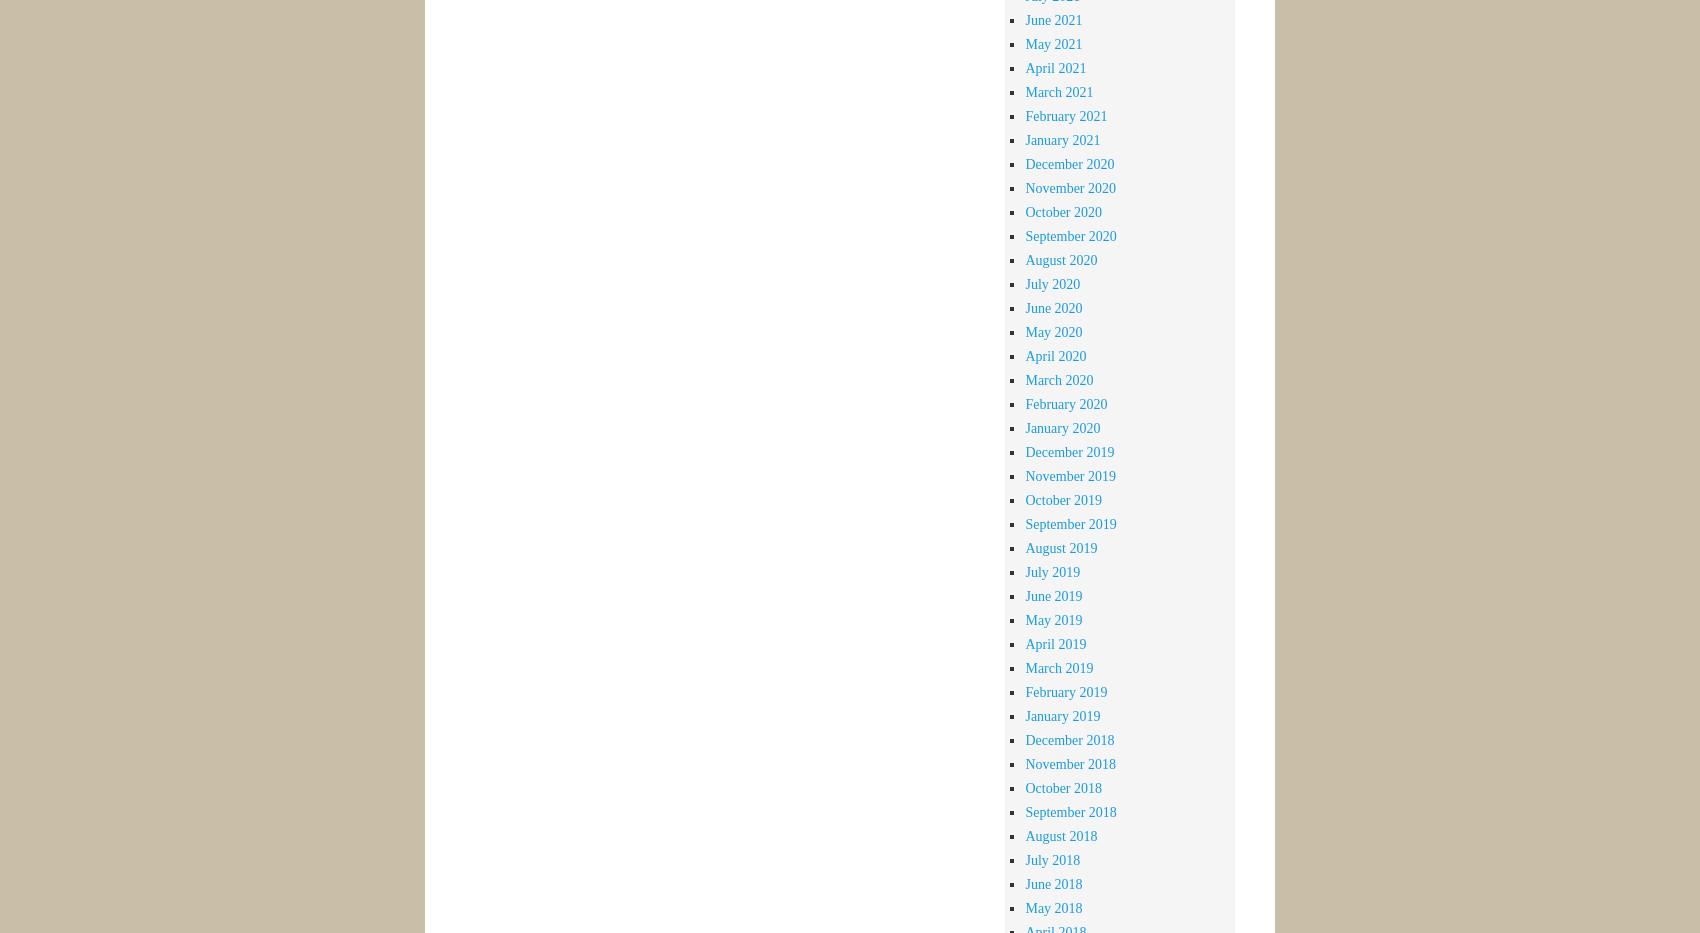 This screenshot has width=1700, height=933. Describe the element at coordinates (1061, 426) in the screenshot. I see `'January 2020'` at that location.